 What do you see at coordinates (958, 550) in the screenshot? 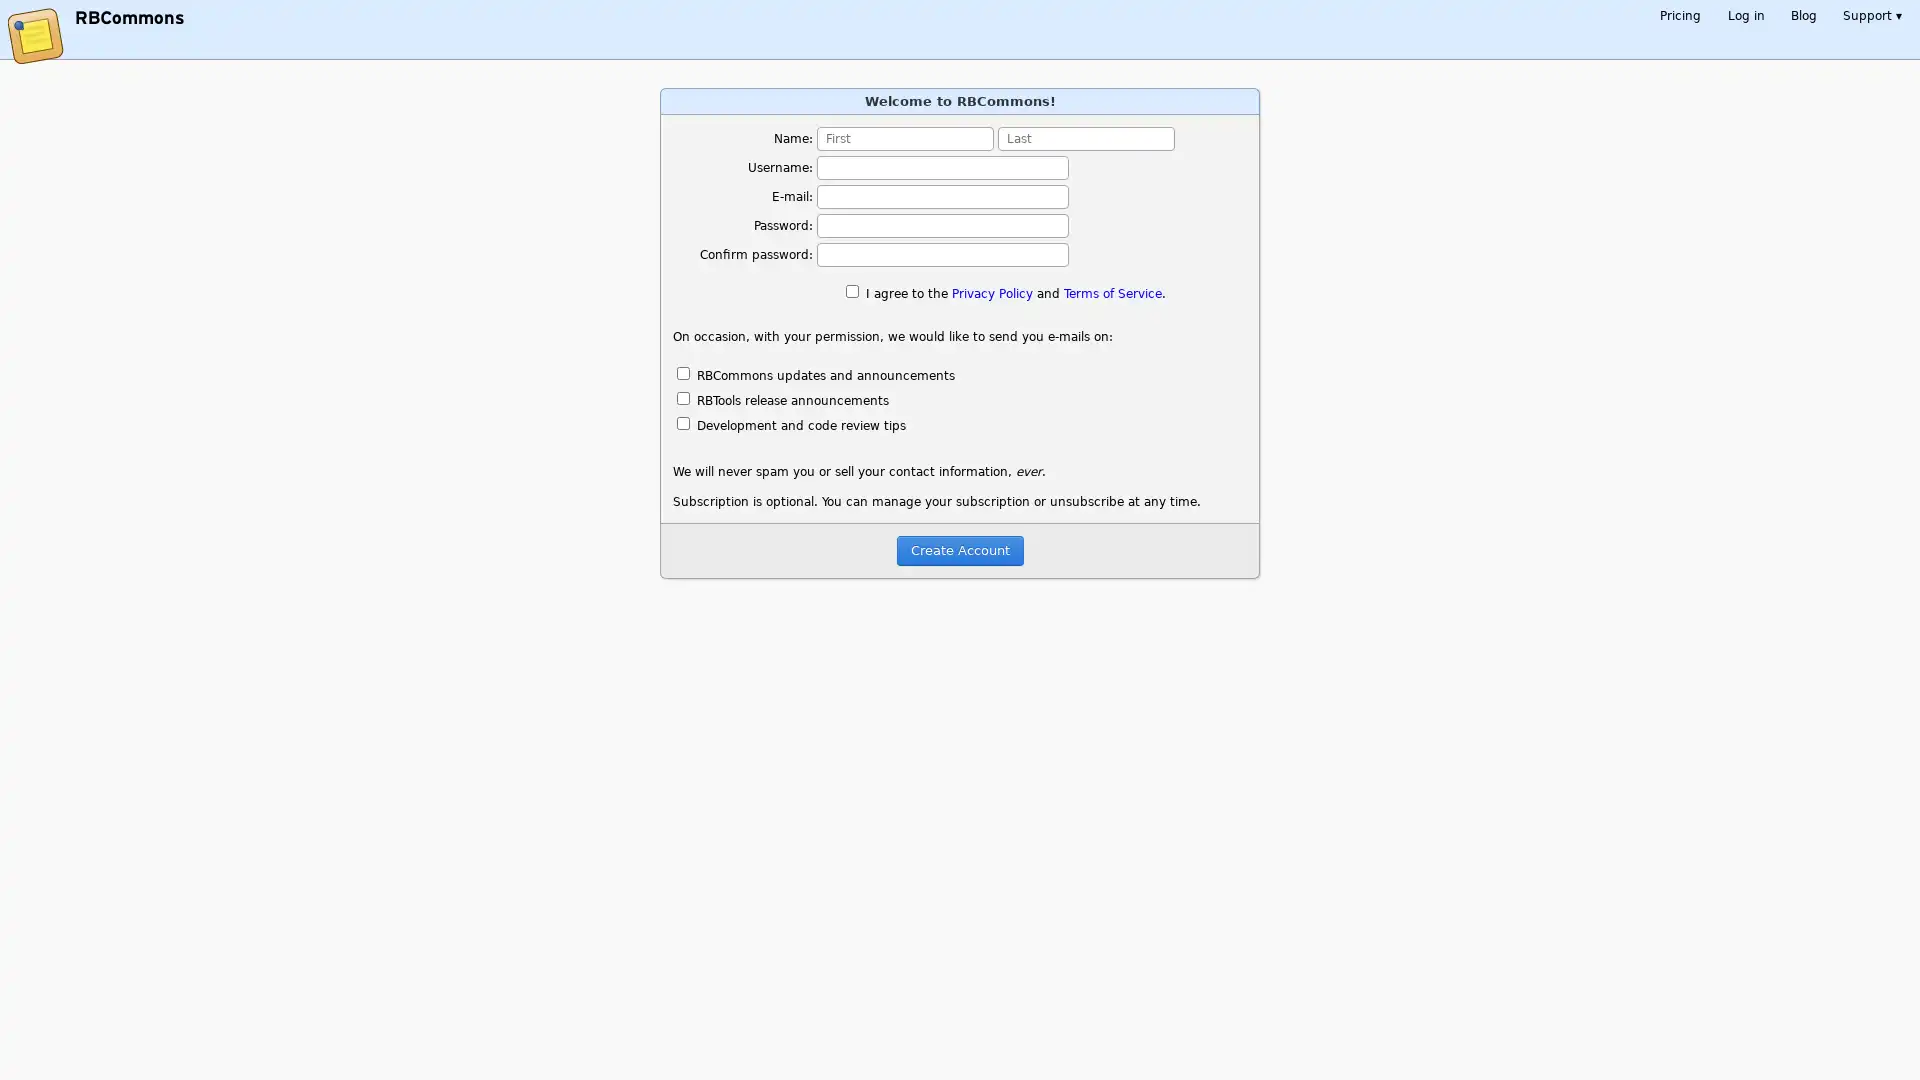
I see `Create Account` at bounding box center [958, 550].